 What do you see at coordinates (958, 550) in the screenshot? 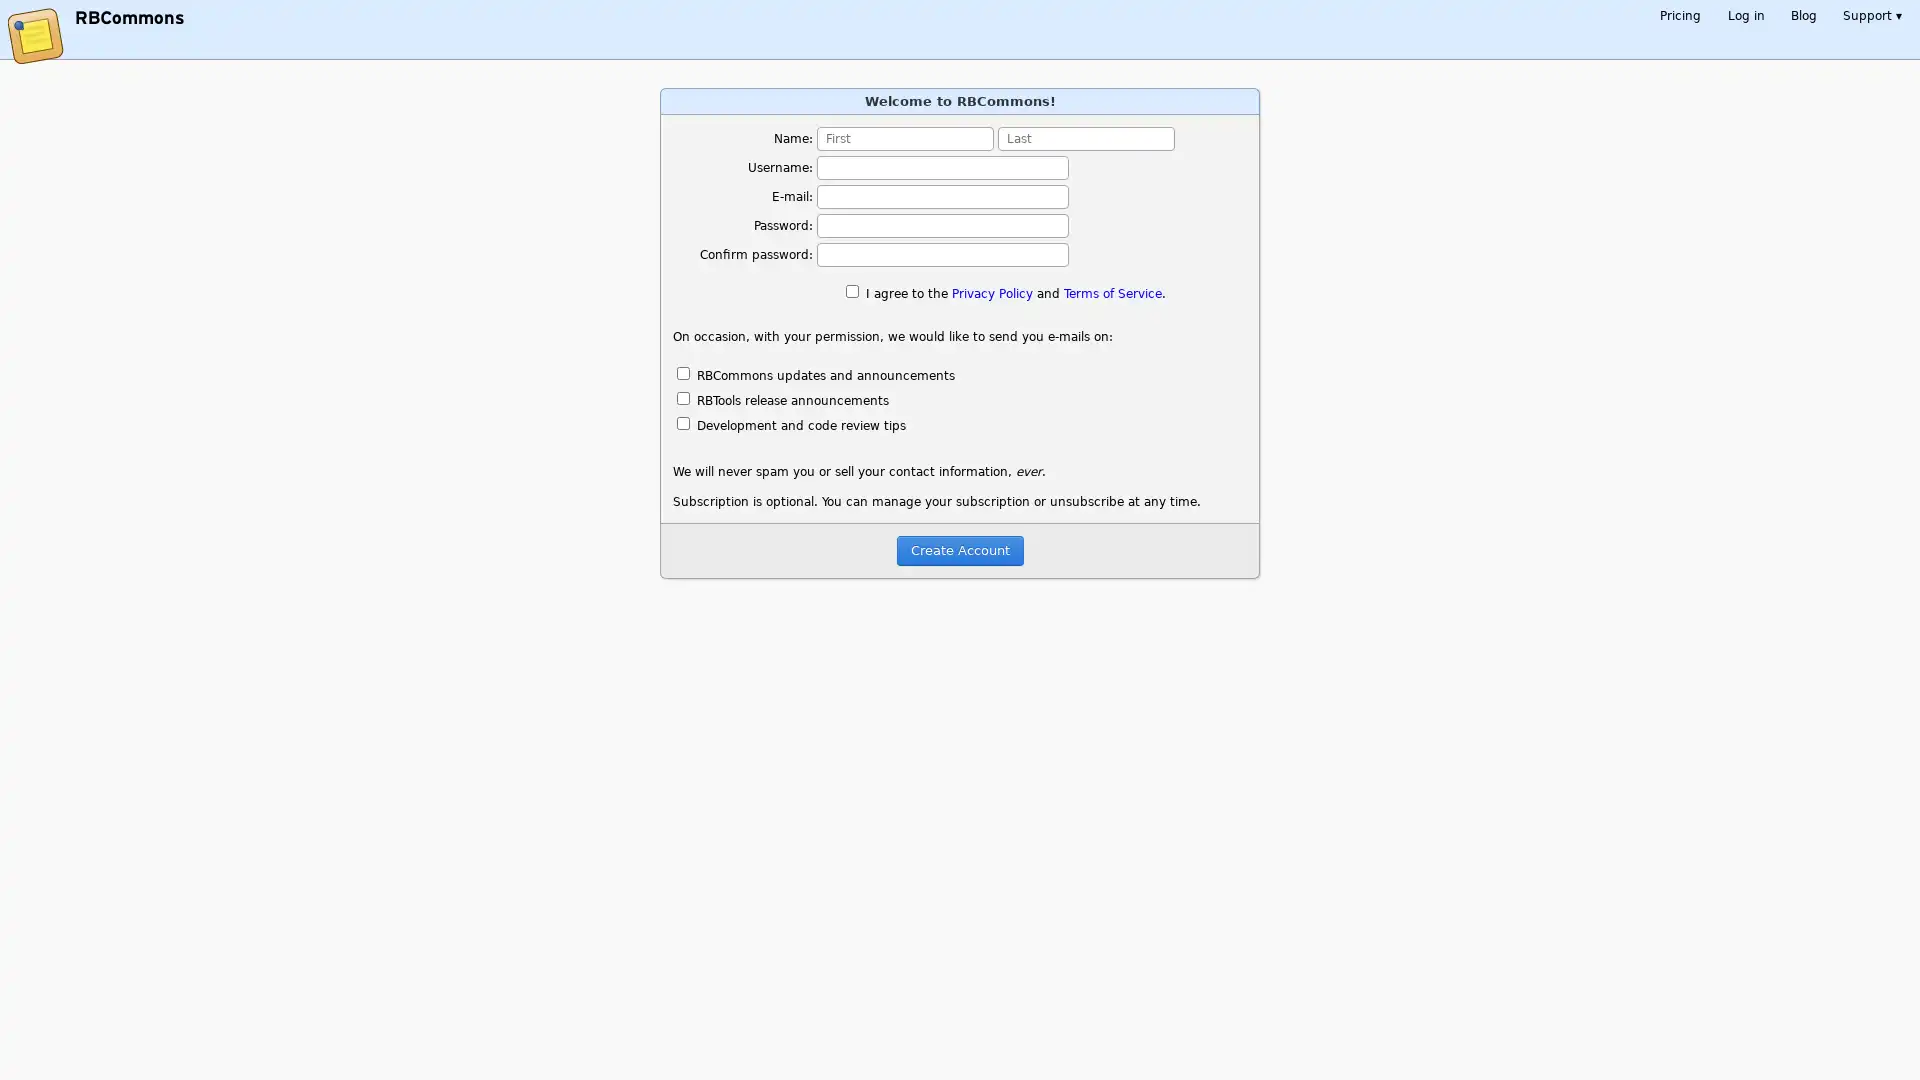
I see `Create Account` at bounding box center [958, 550].